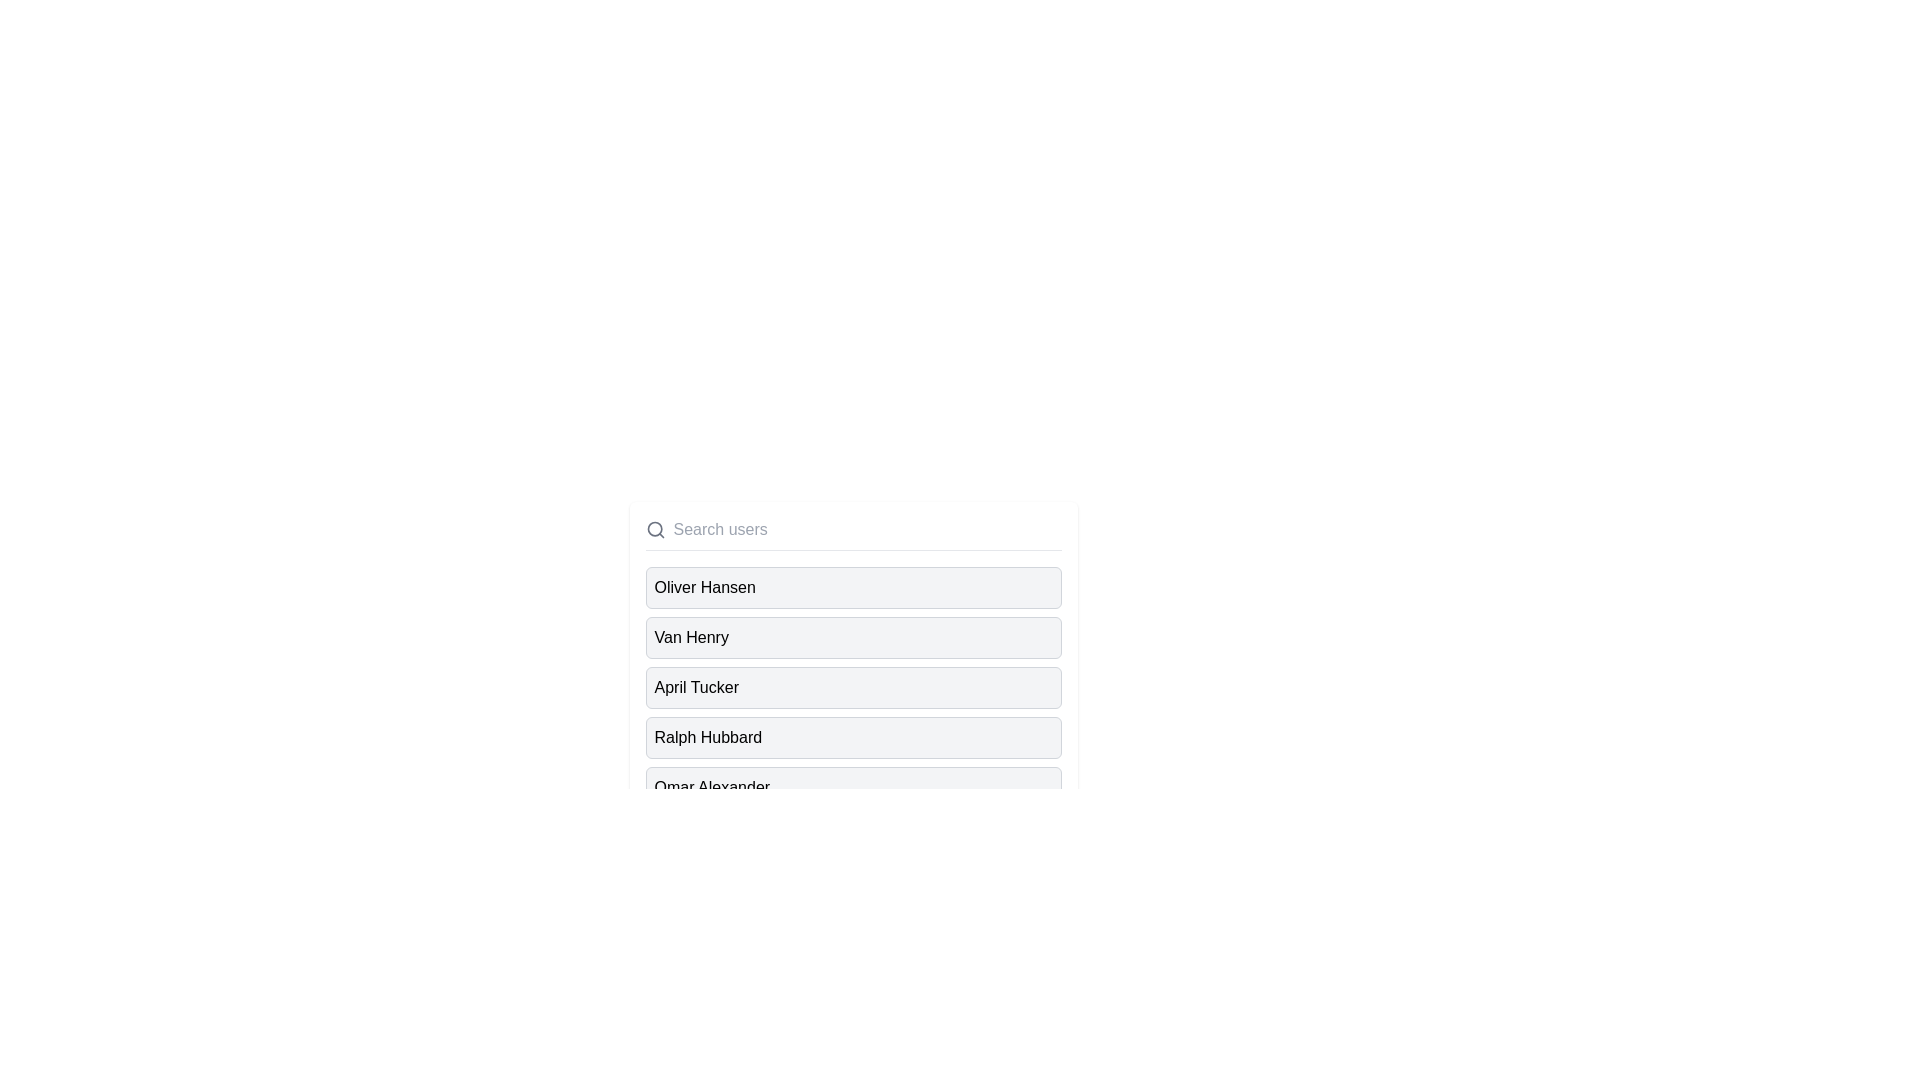 This screenshot has height=1080, width=1920. What do you see at coordinates (853, 690) in the screenshot?
I see `the list item labeled 'April Tucker'` at bounding box center [853, 690].